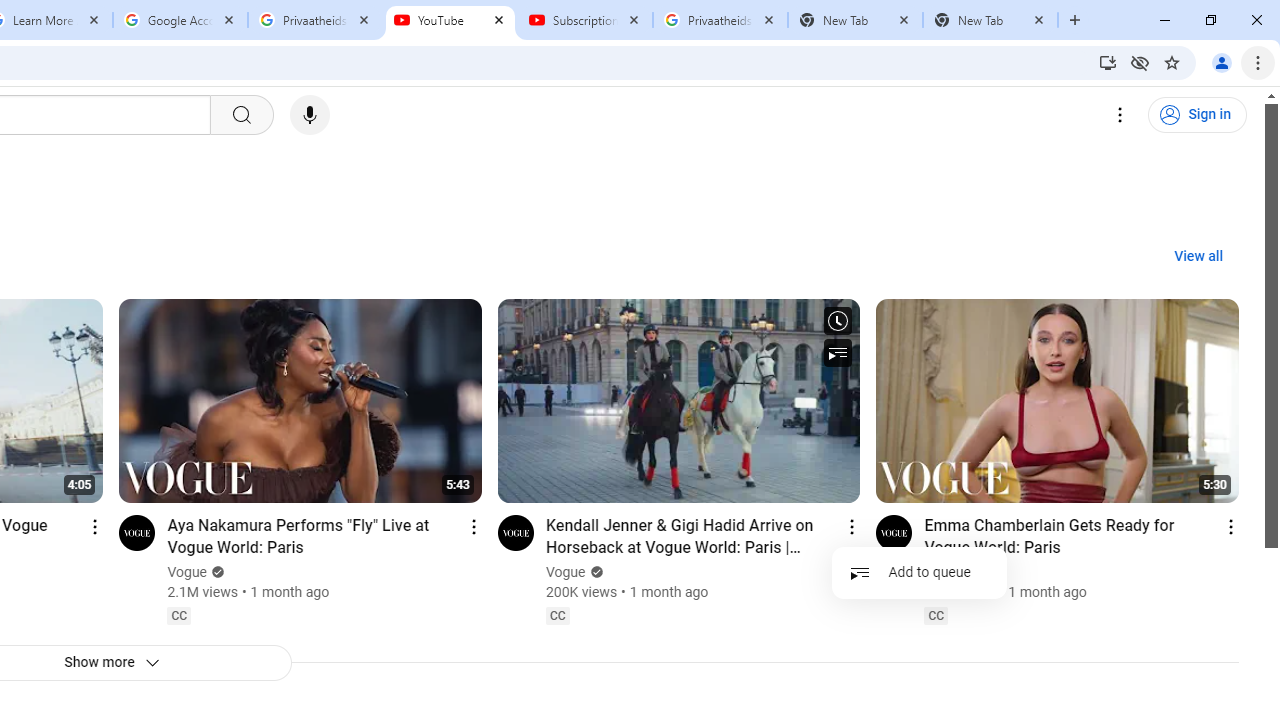 This screenshot has height=720, width=1280. I want to click on 'New Tab', so click(990, 20).